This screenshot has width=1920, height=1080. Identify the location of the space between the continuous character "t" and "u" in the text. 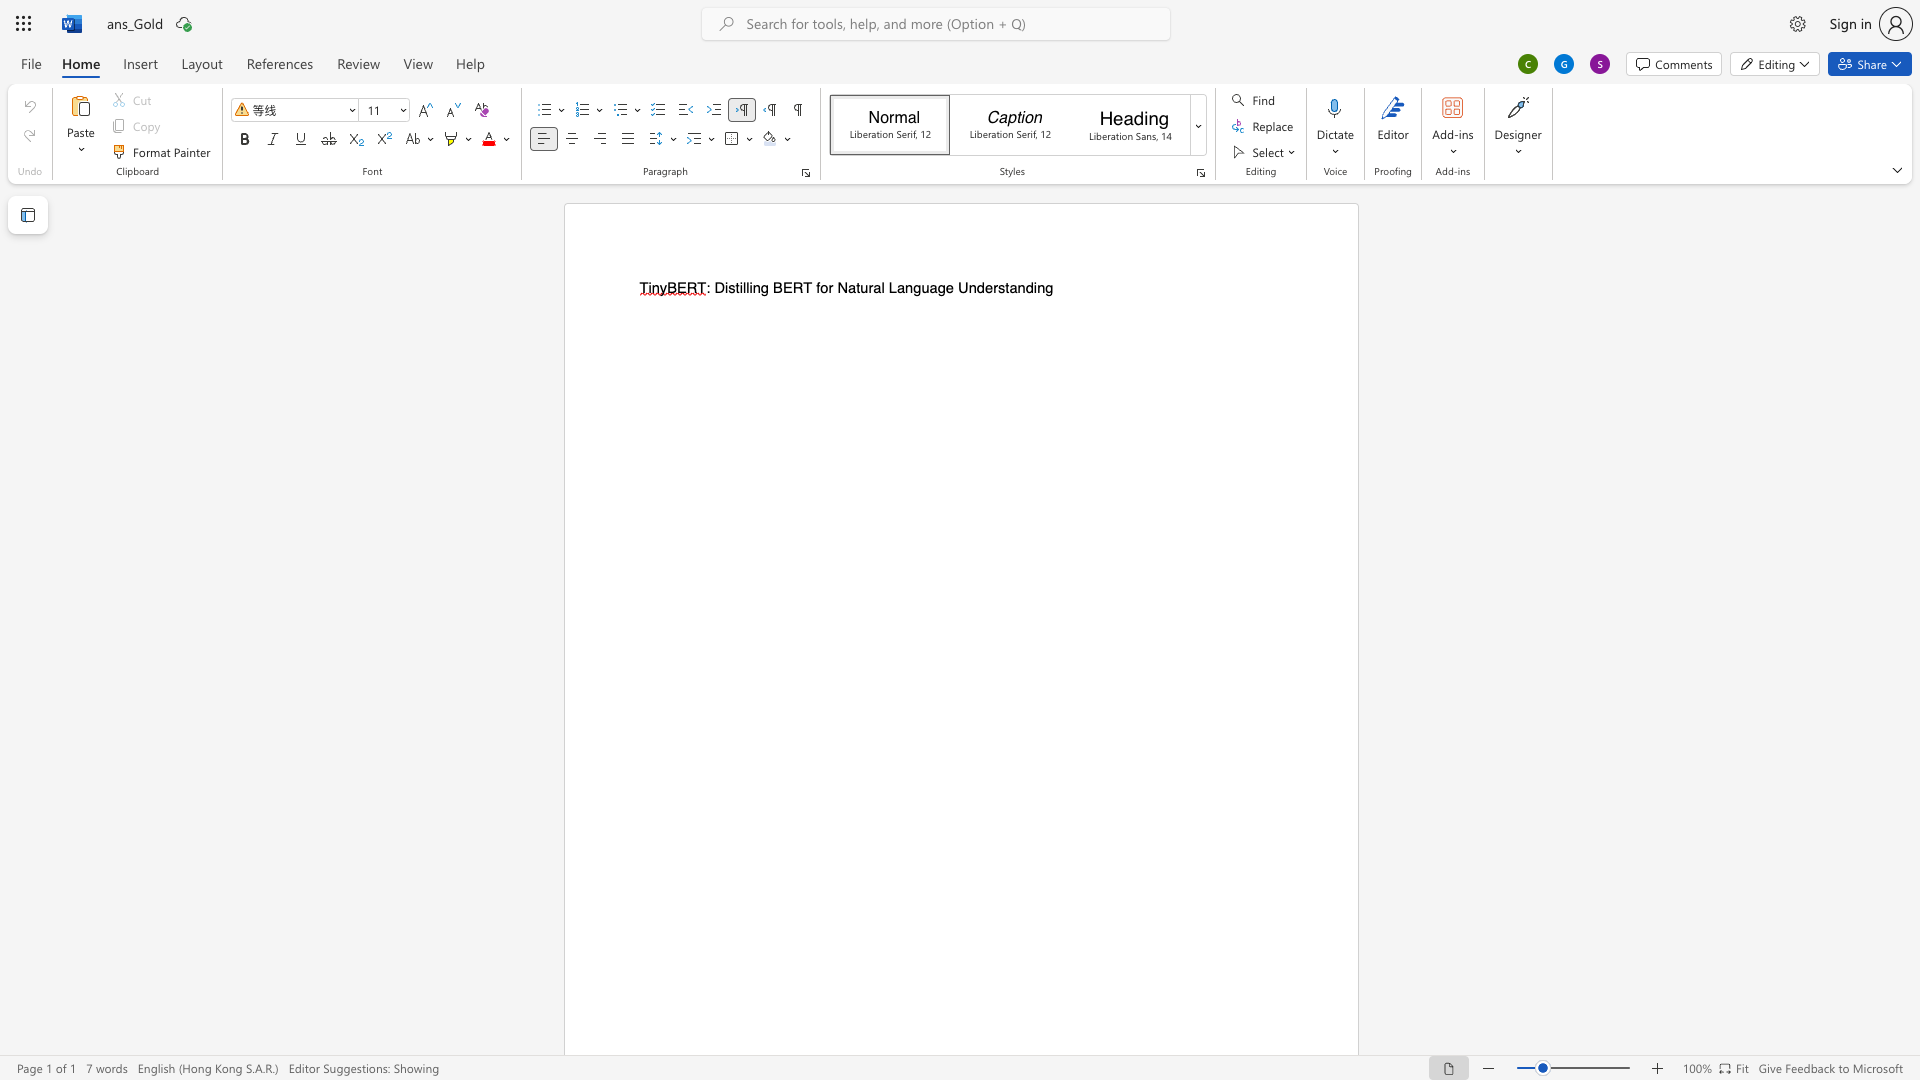
(861, 288).